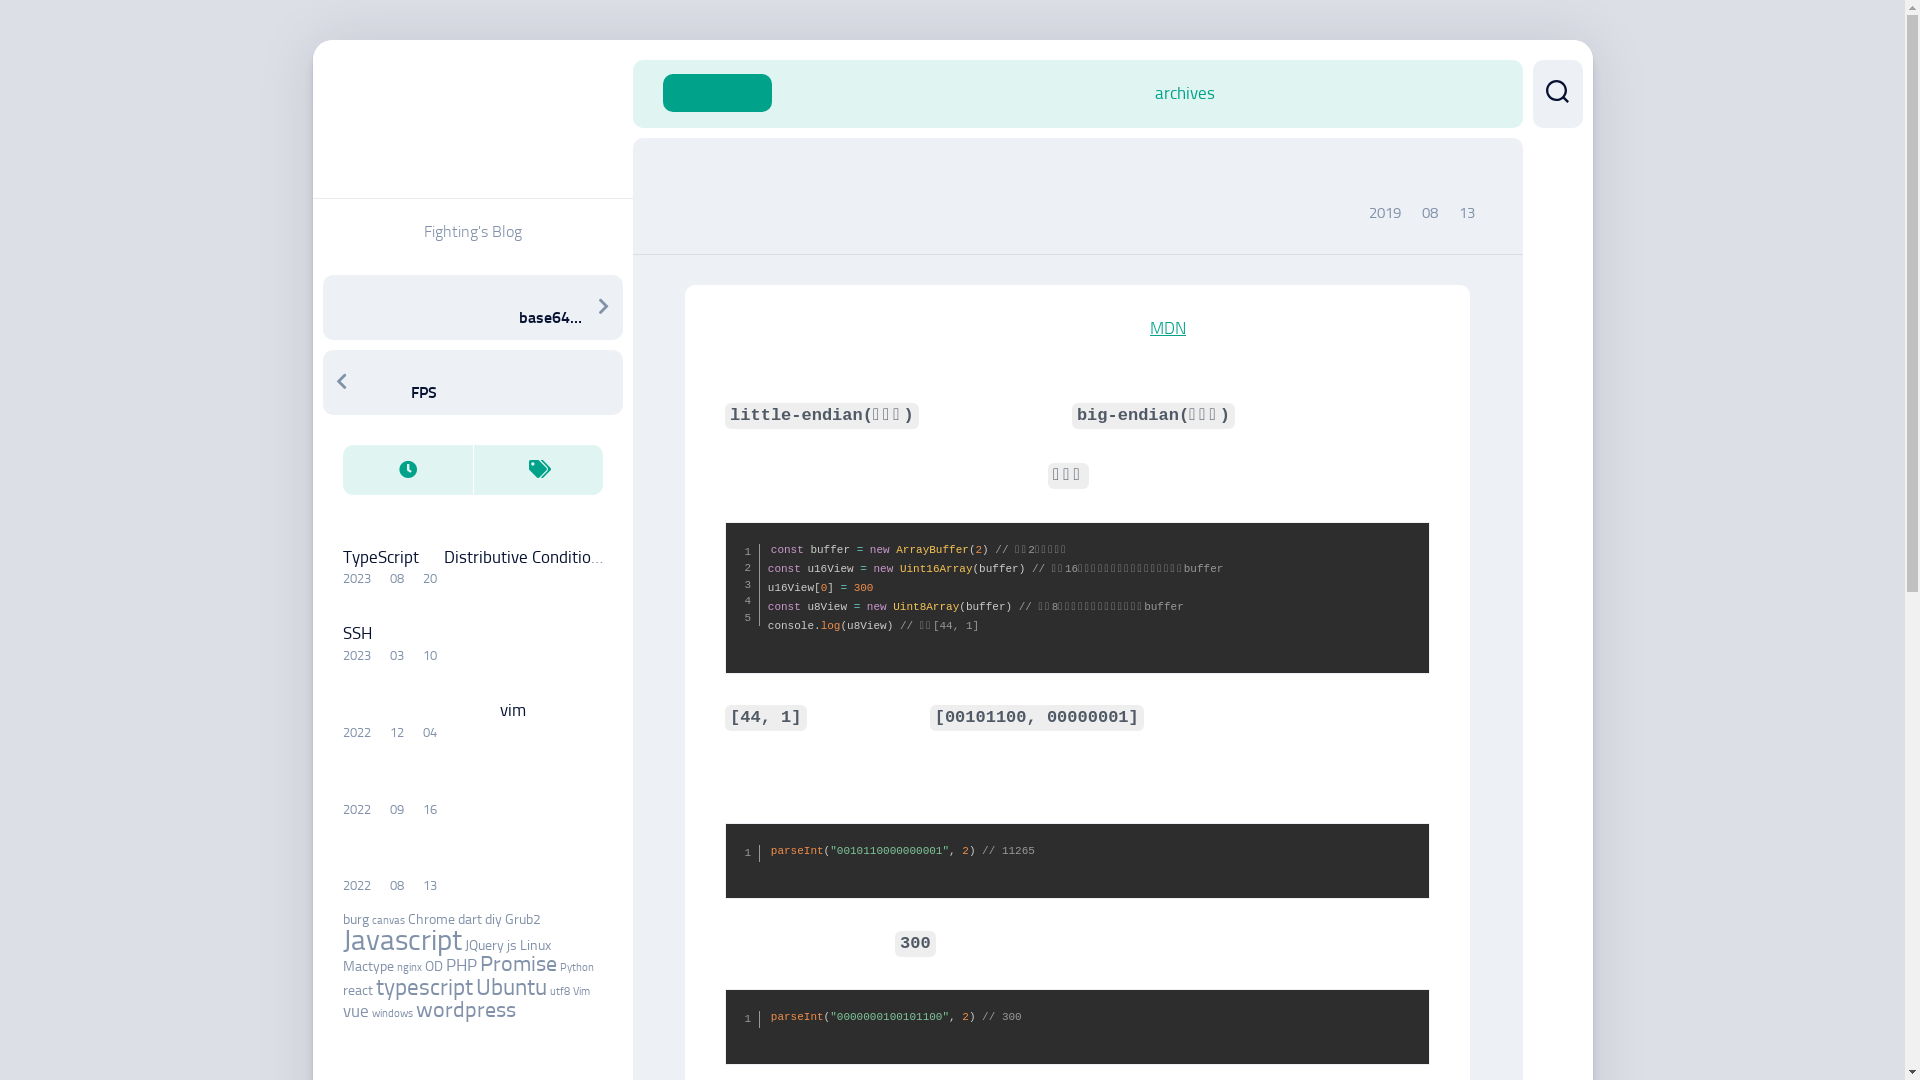 This screenshot has height=1080, width=1920. Describe the element at coordinates (367, 965) in the screenshot. I see `'Mactype'` at that location.